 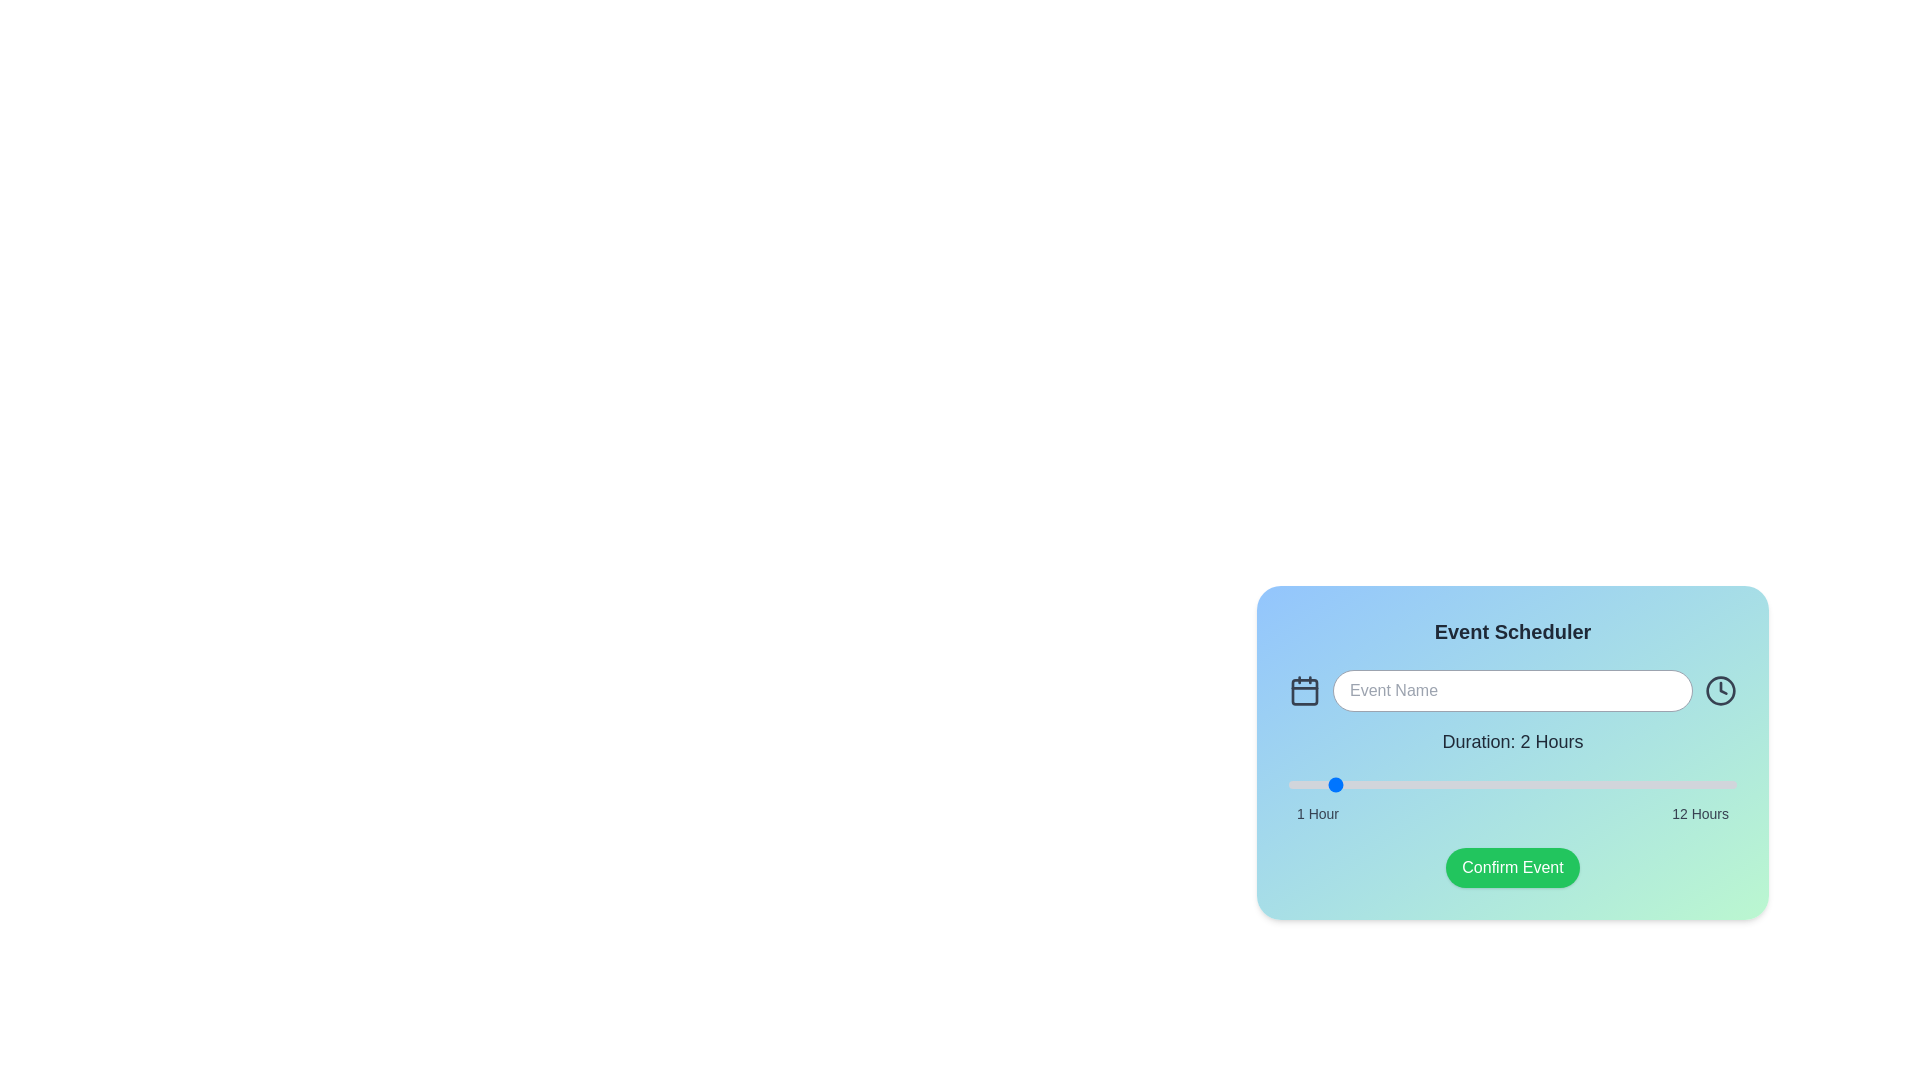 I want to click on the 'Confirm Event' button to confirm the event, so click(x=1512, y=866).